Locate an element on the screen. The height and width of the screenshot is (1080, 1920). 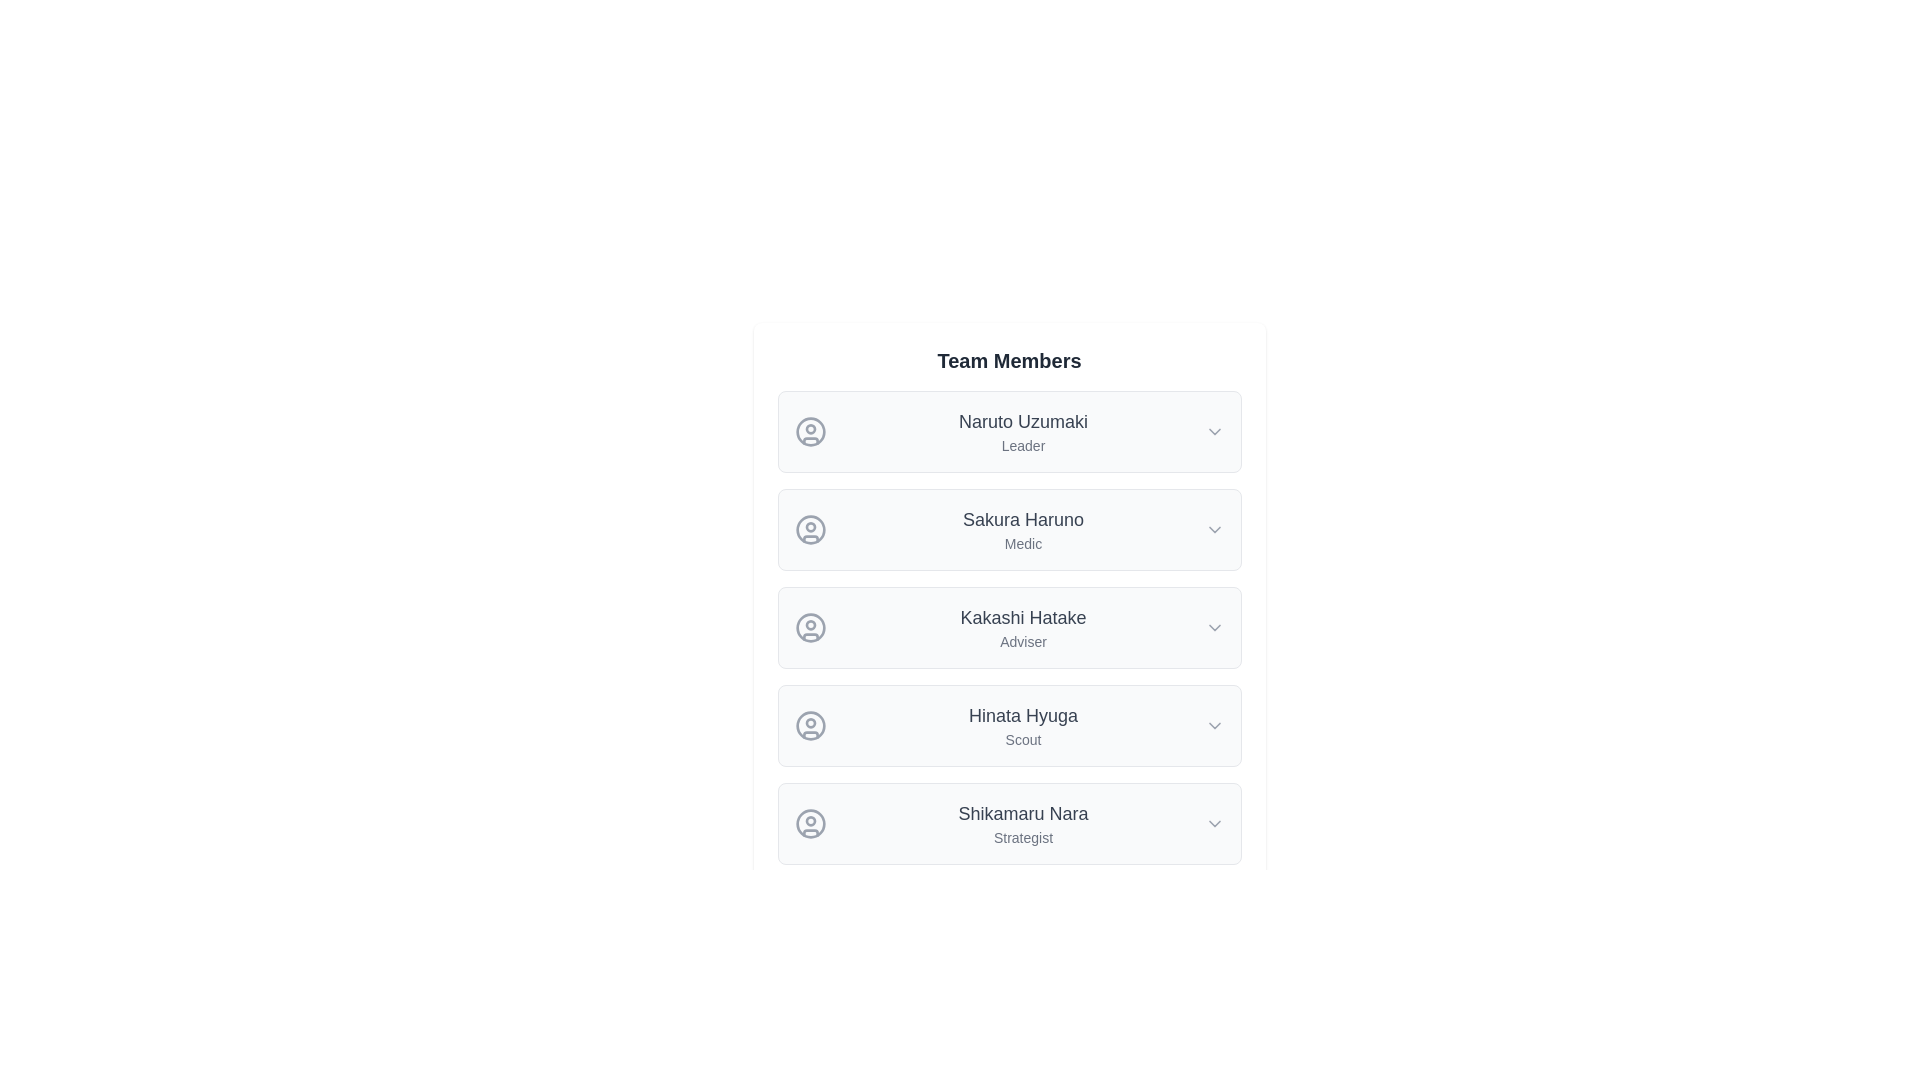
the Circle graphical element that represents the user profile icon, which is centrally positioned in the second row of a vertically stacked list, adjacent to the label 'Sakura Haruno' is located at coordinates (810, 528).